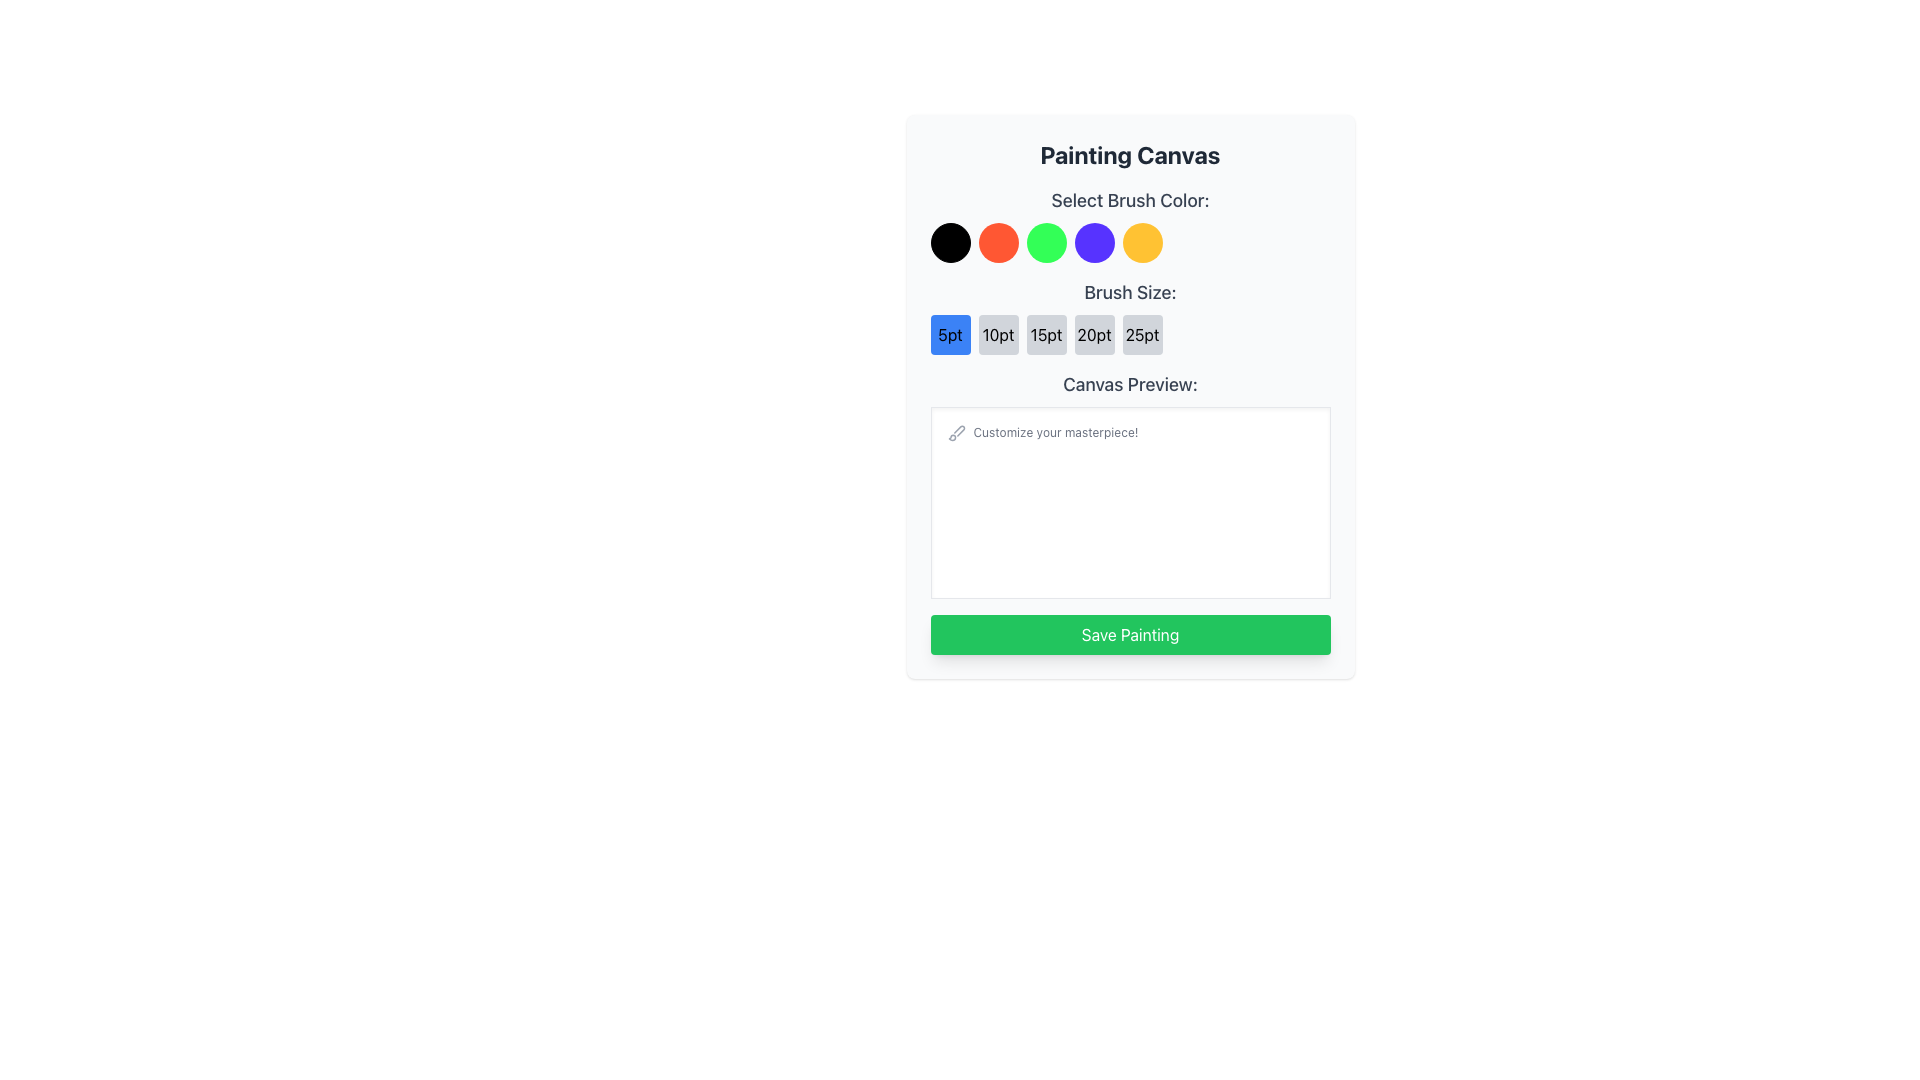 This screenshot has width=1920, height=1080. Describe the element at coordinates (1093, 334) in the screenshot. I see `the button labeled '20pt'` at that location.